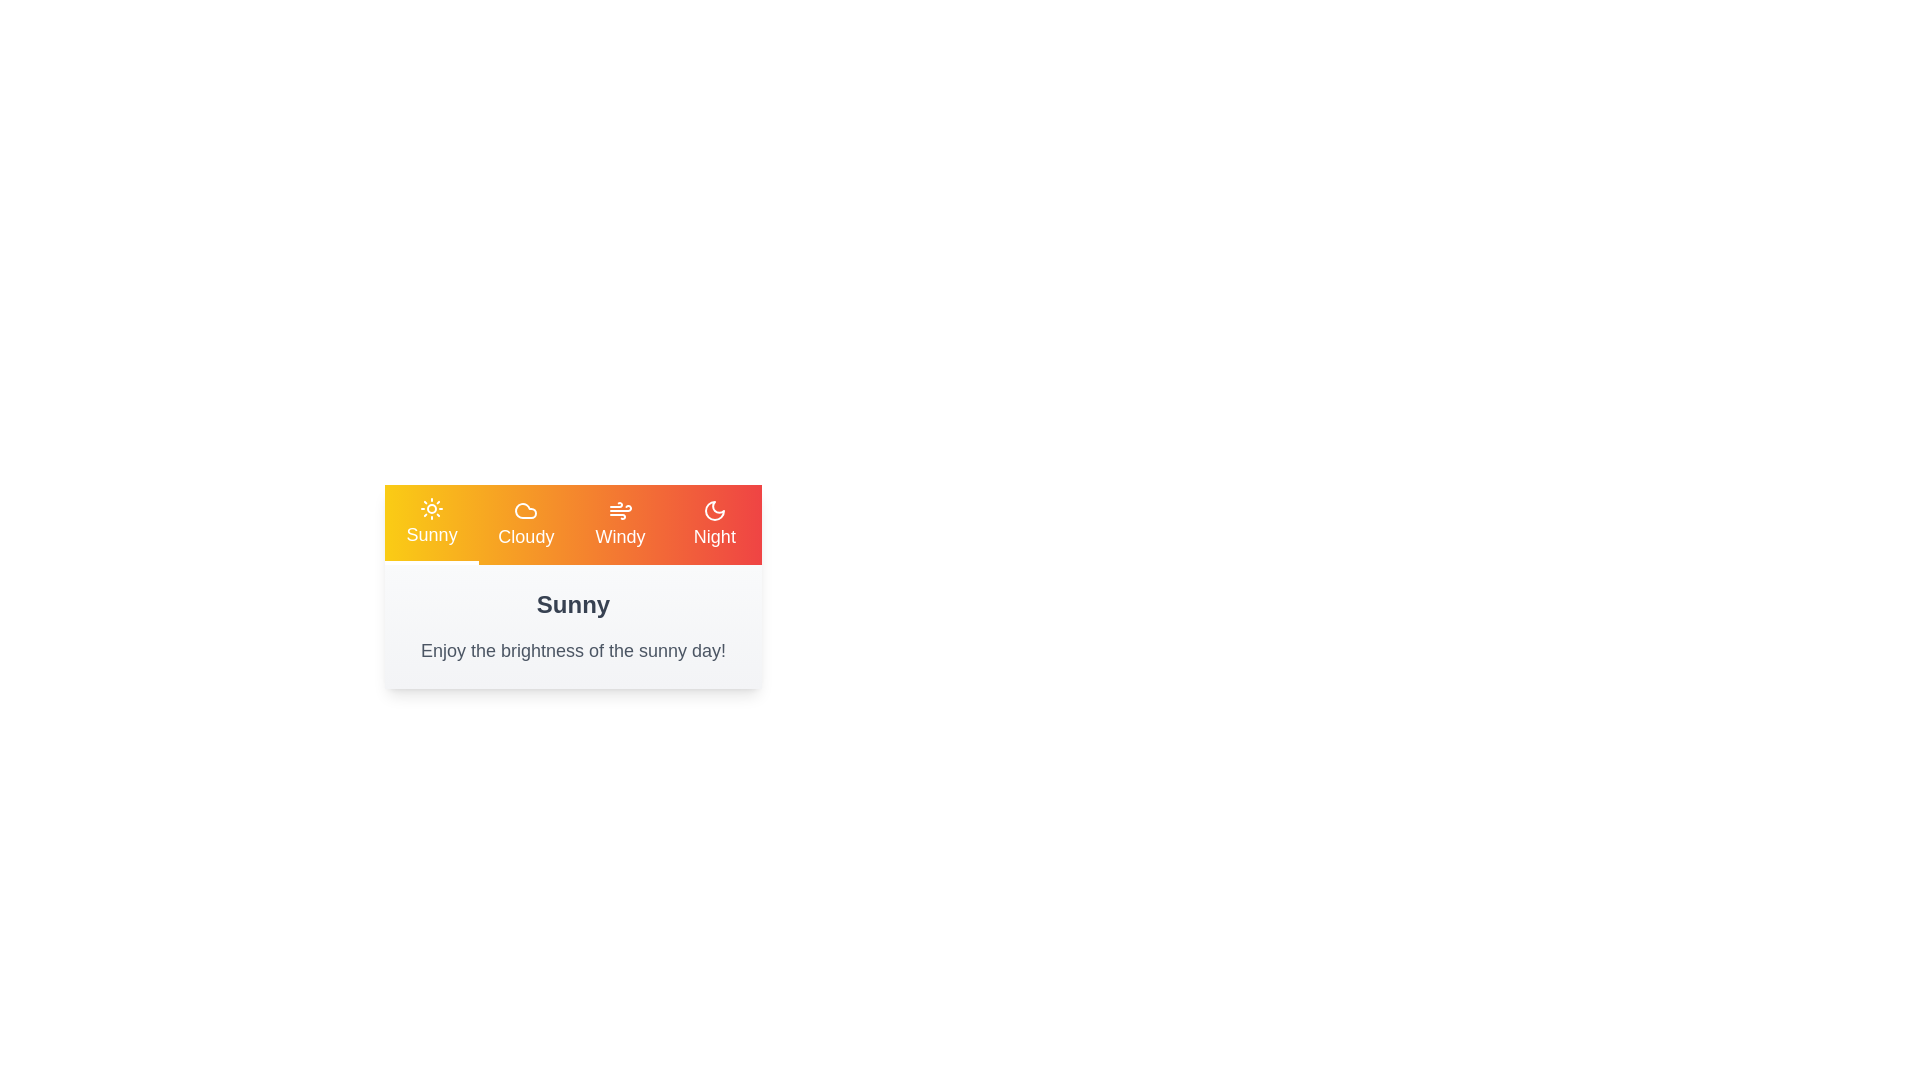  I want to click on the tab corresponding to Windy, so click(619, 523).